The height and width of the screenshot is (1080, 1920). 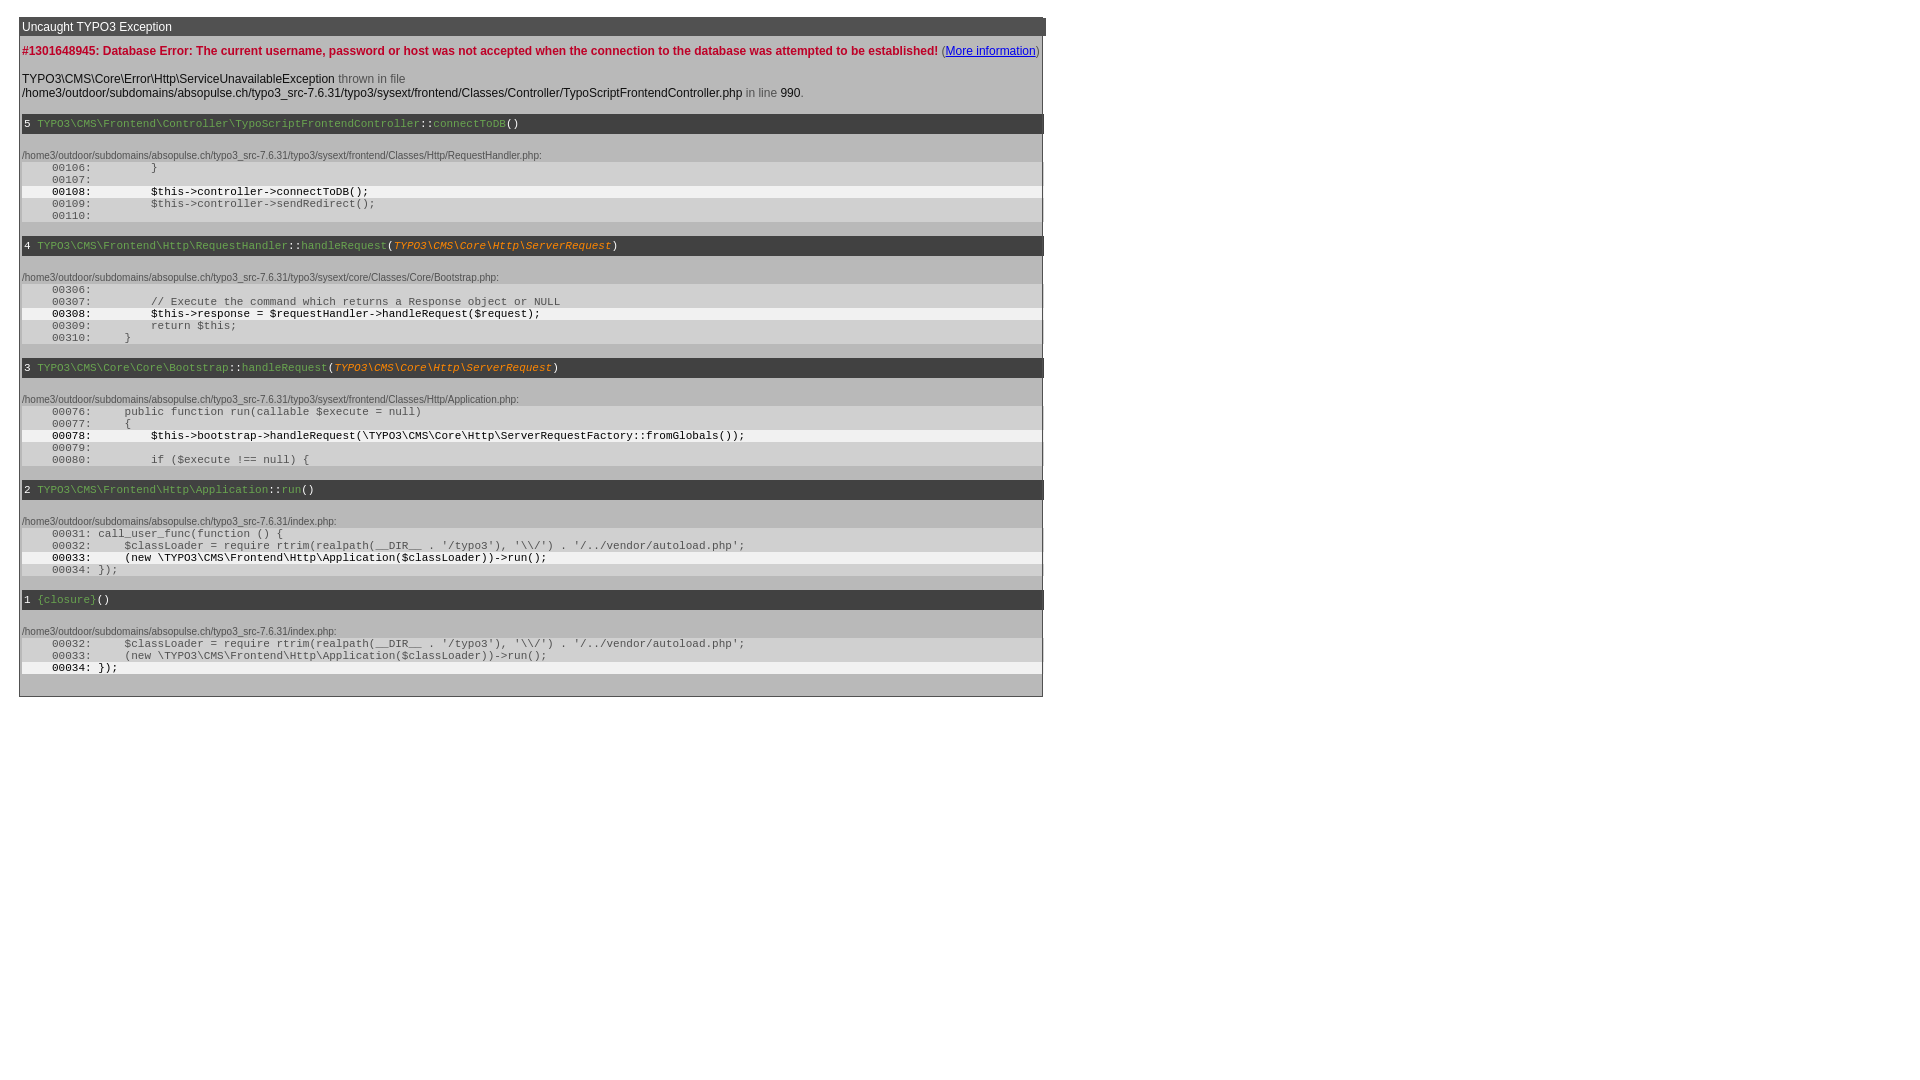 What do you see at coordinates (990, 49) in the screenshot?
I see `'More information'` at bounding box center [990, 49].